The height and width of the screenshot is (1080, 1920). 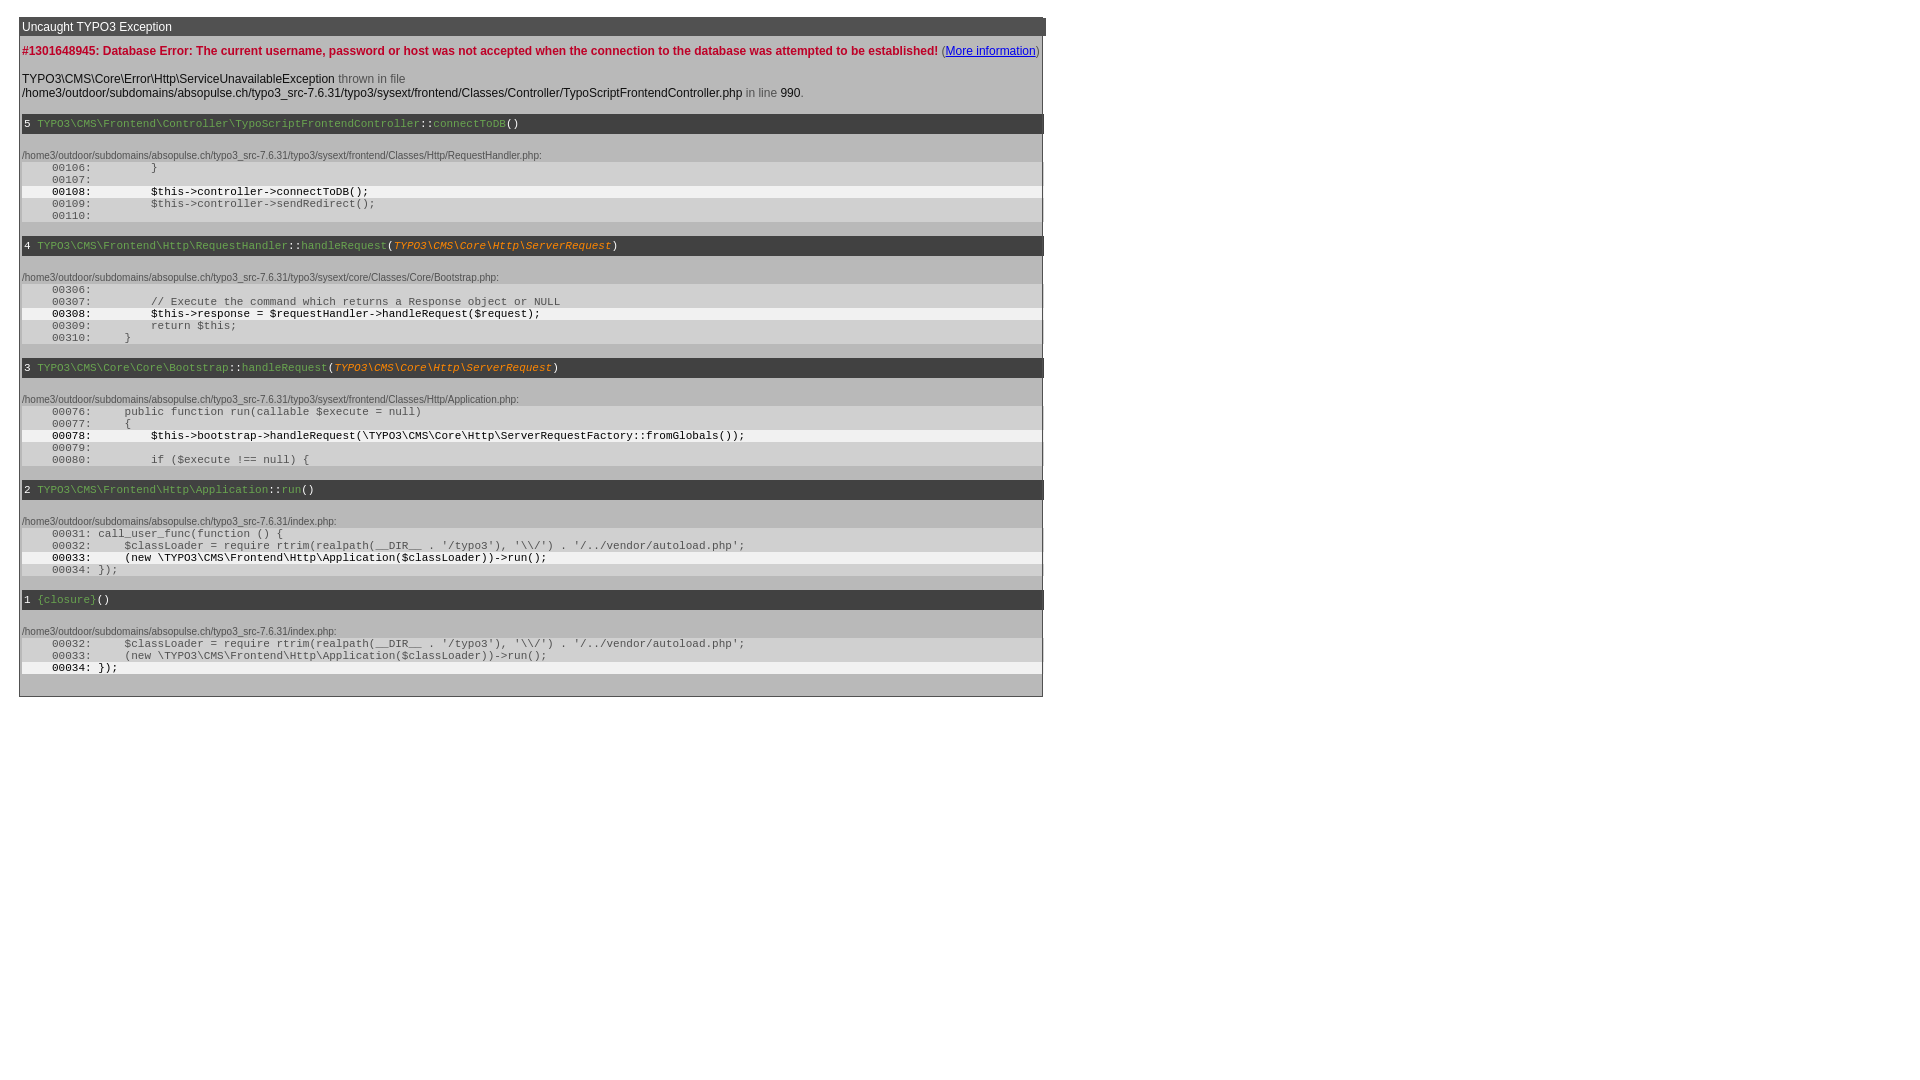 What do you see at coordinates (990, 49) in the screenshot?
I see `'More information'` at bounding box center [990, 49].